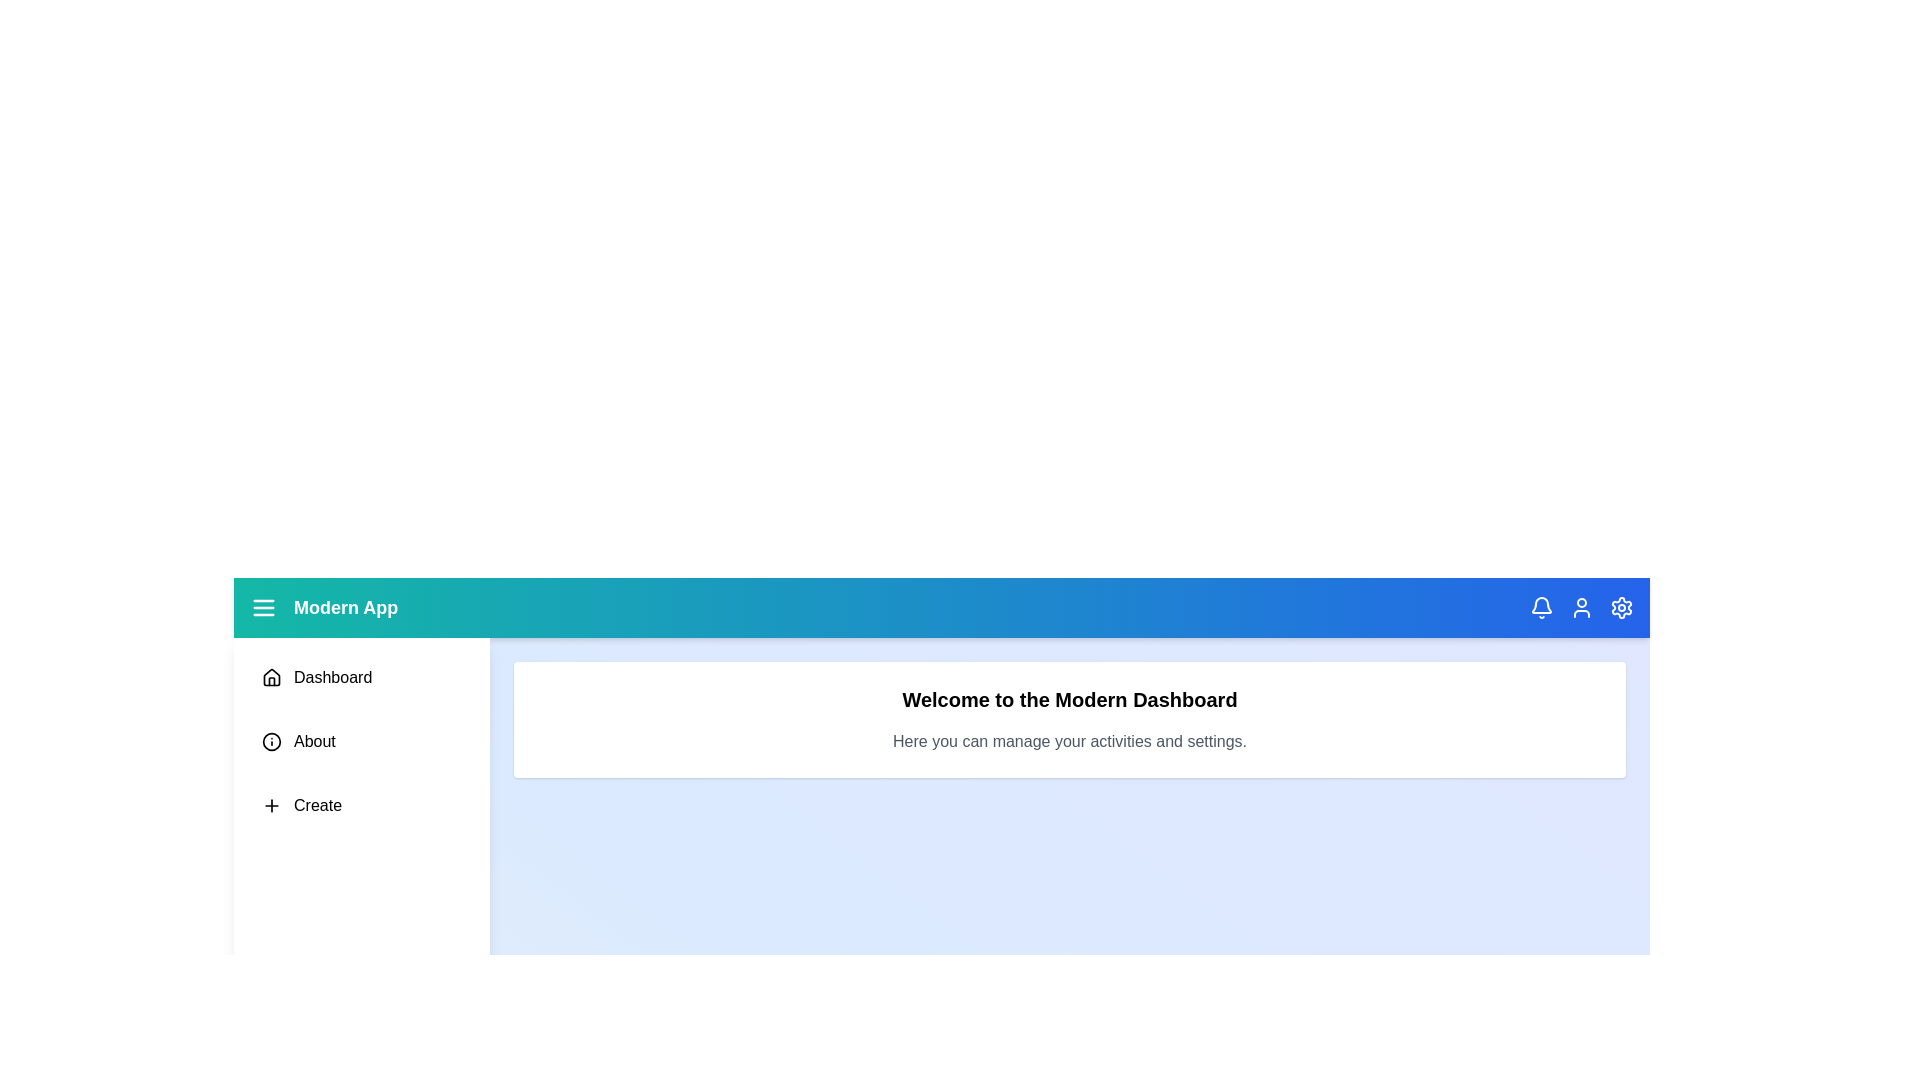  I want to click on the header icon User to perform its respective action, so click(1581, 607).